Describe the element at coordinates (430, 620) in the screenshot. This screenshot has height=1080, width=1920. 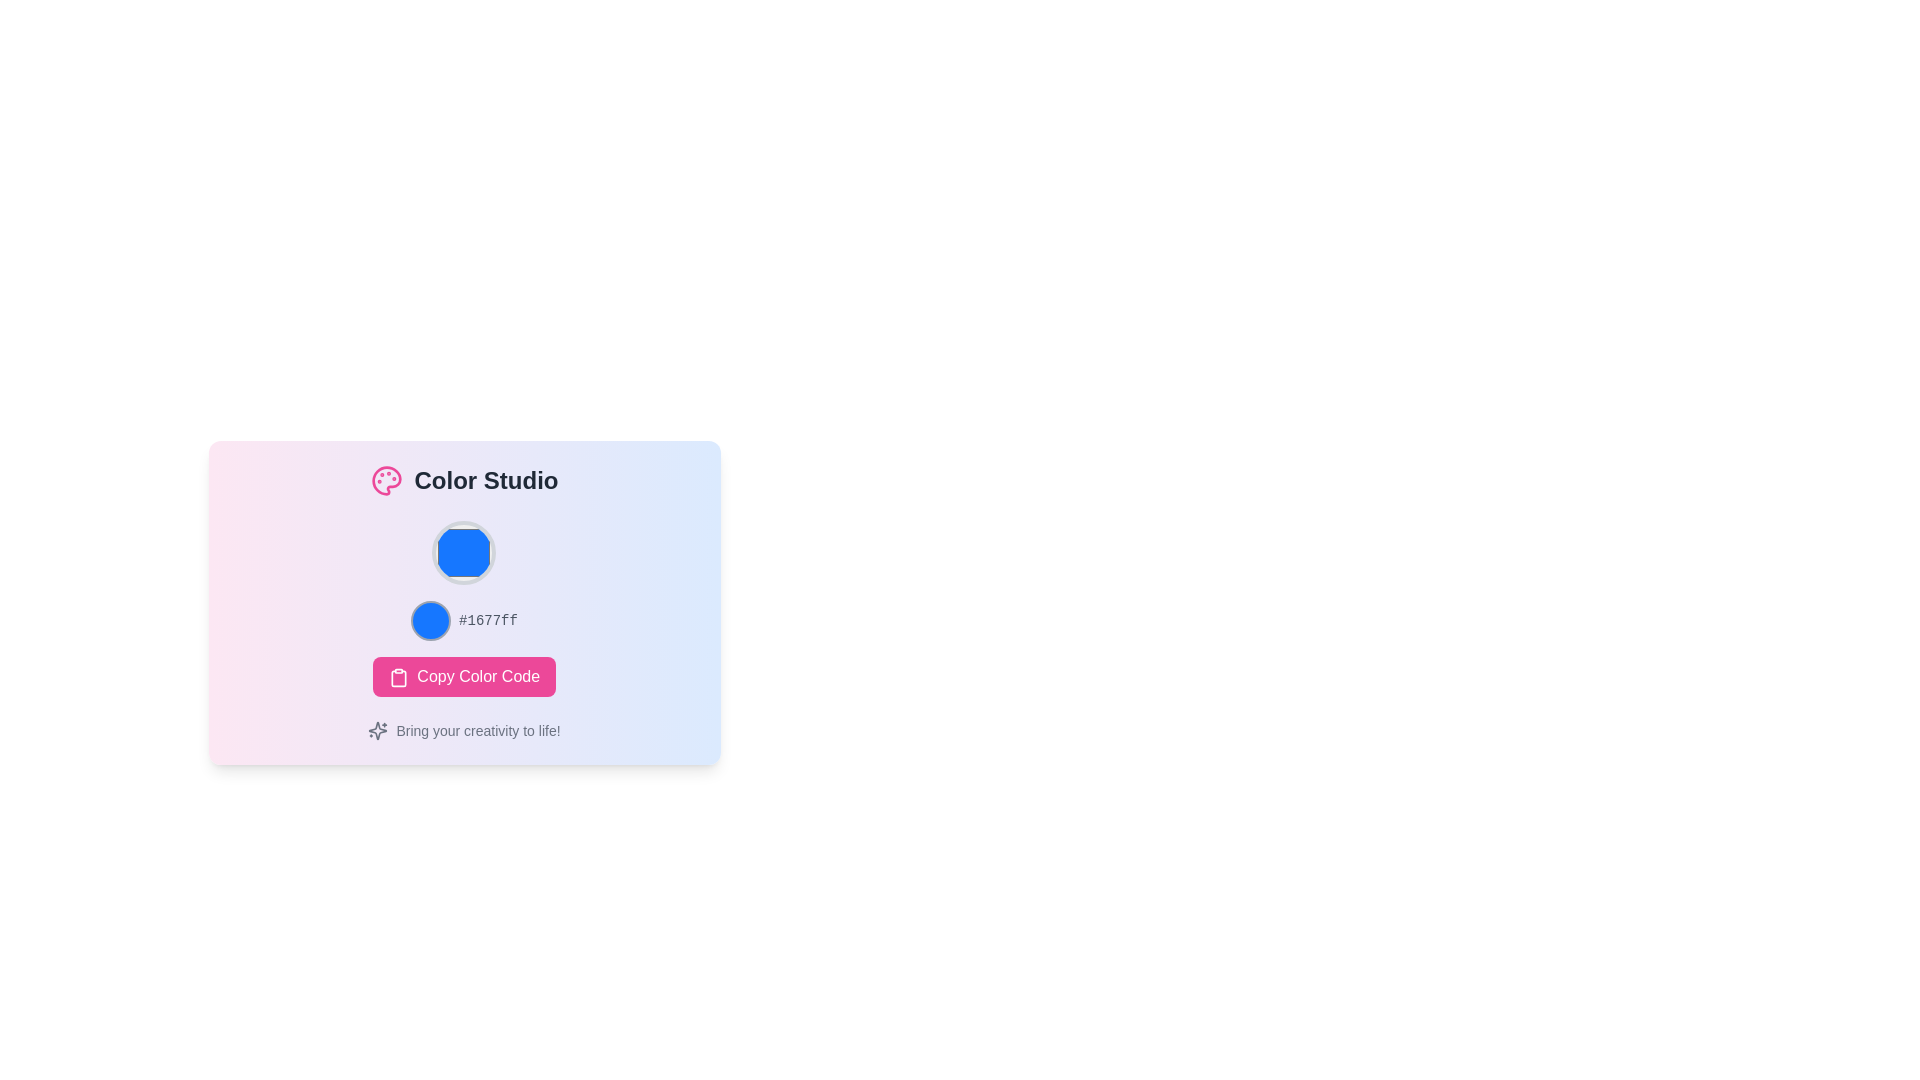
I see `the color represented by the circular visual element located in the lower section of the panel, left of the displayed color code '#1677ff'` at that location.